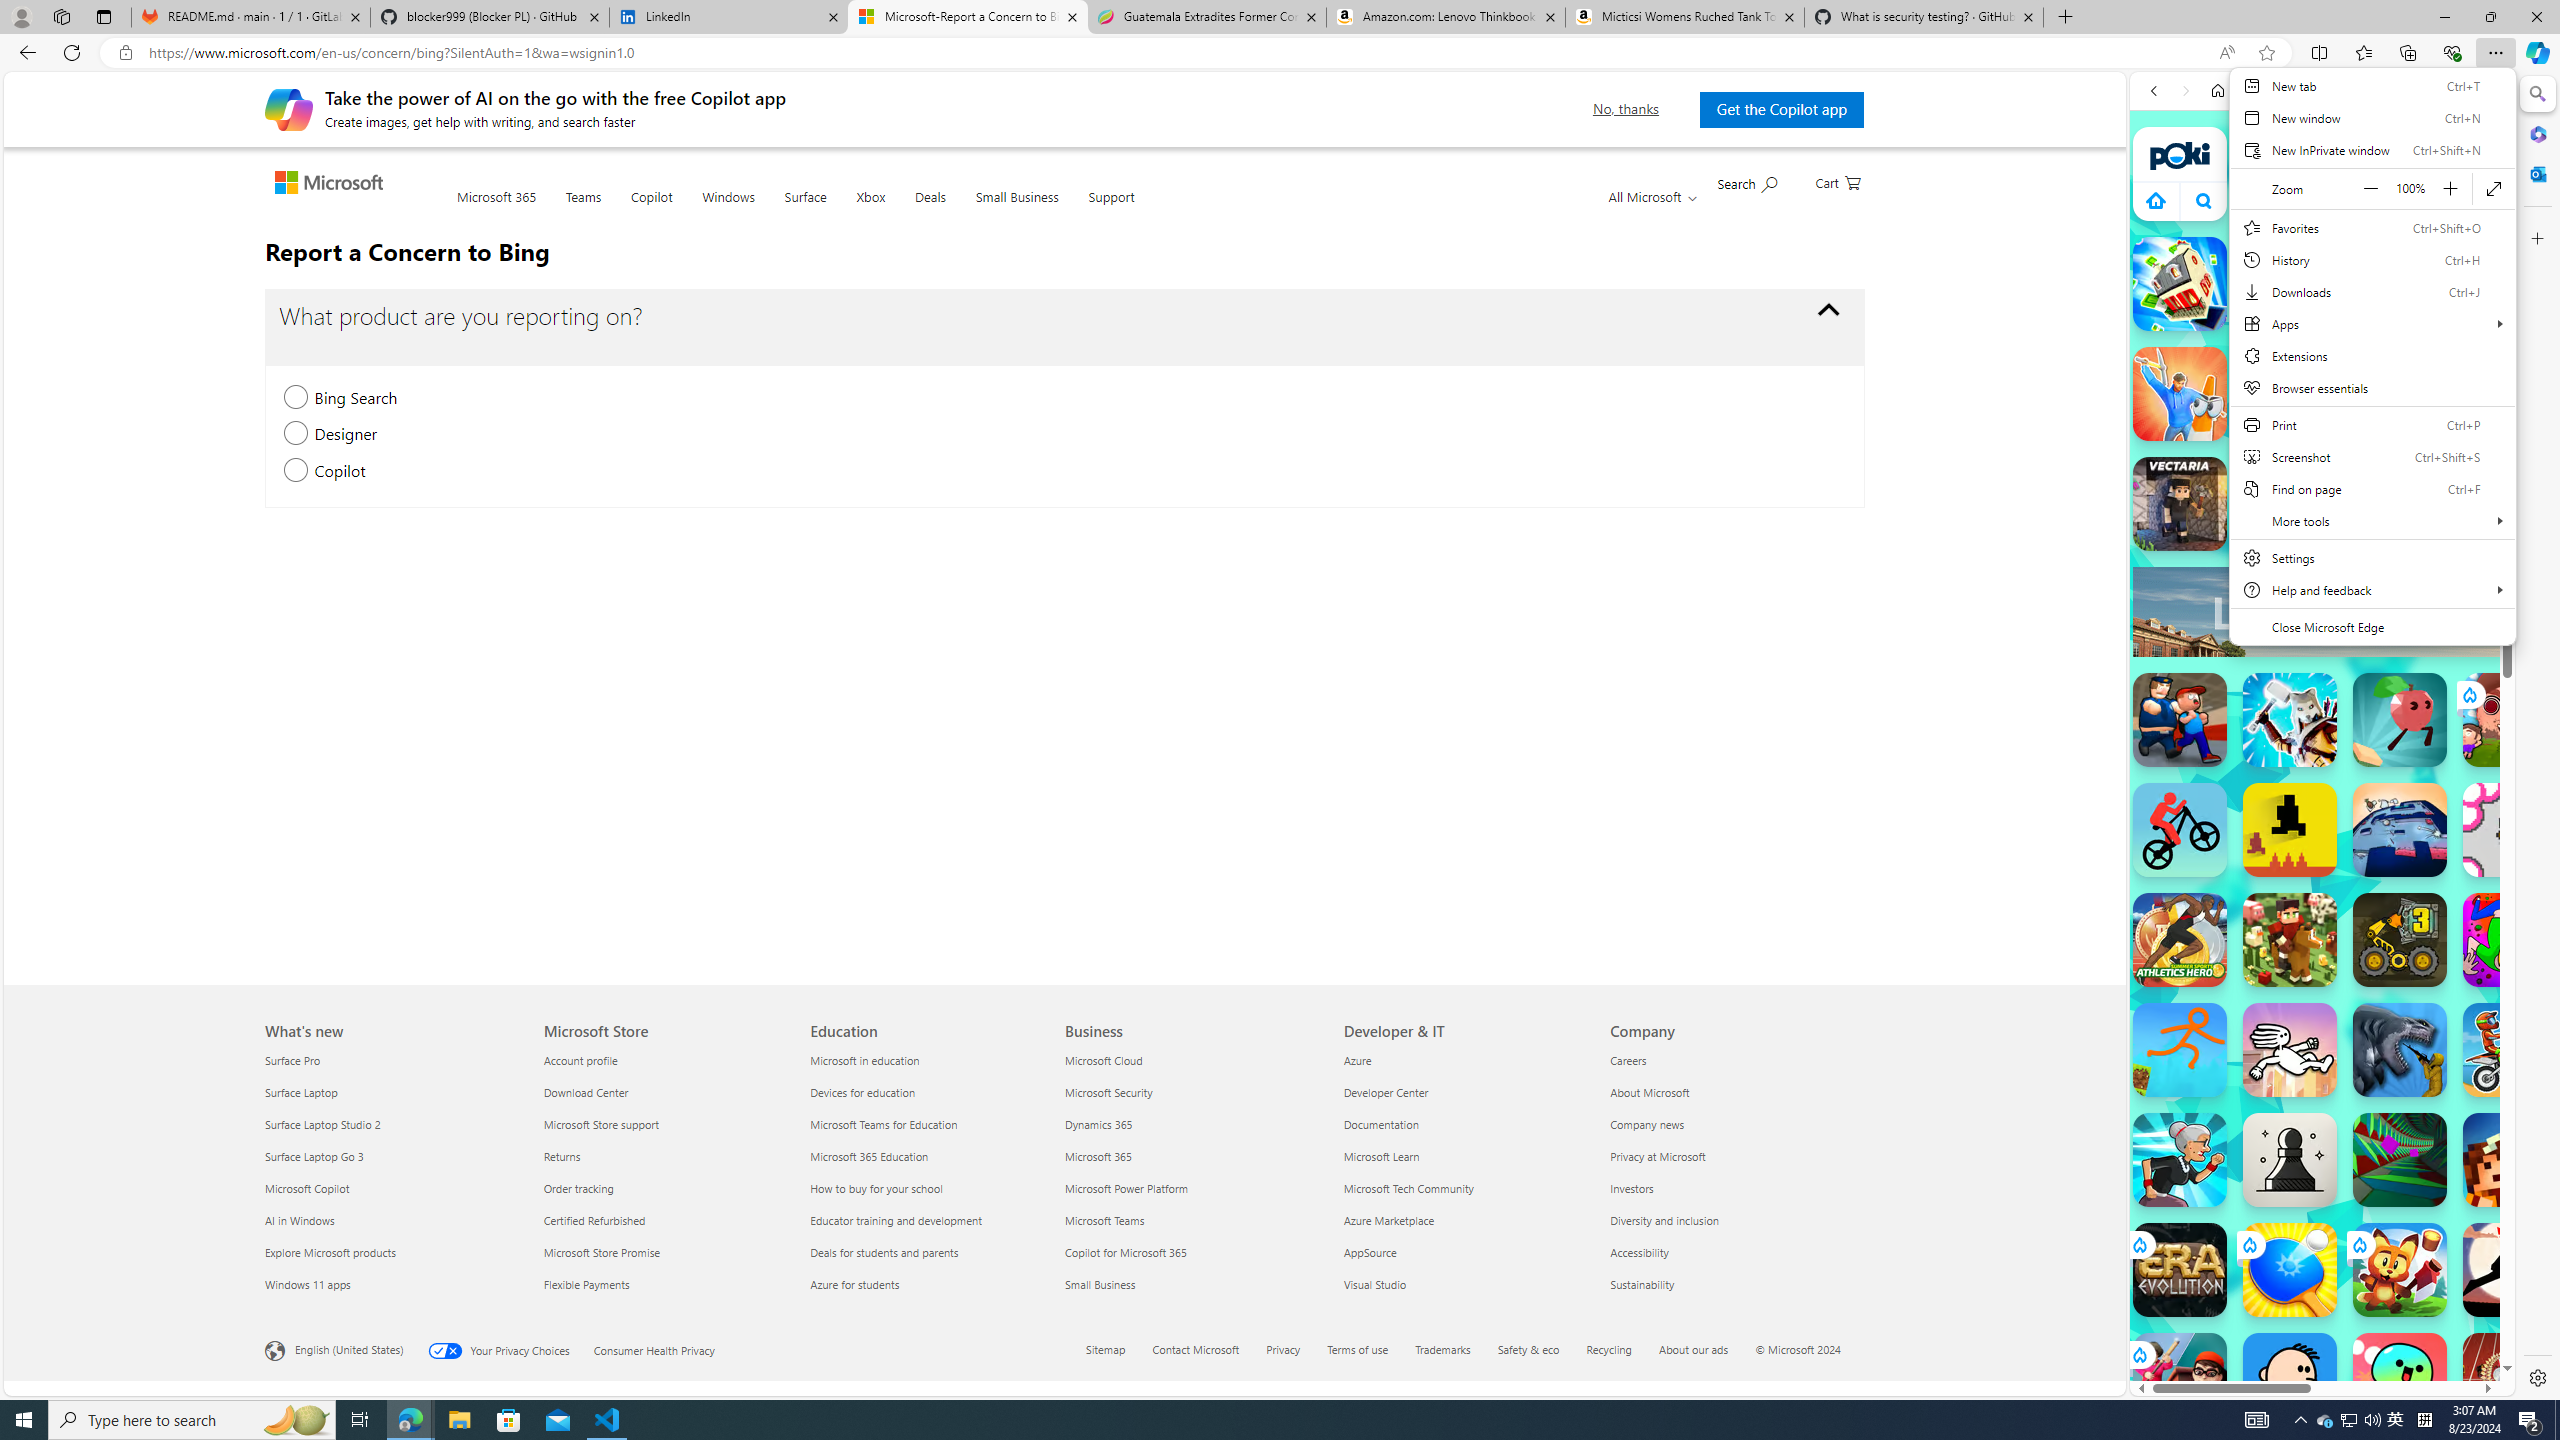 The image size is (2560, 1440). I want to click on 'Games for Girls', so click(2320, 713).